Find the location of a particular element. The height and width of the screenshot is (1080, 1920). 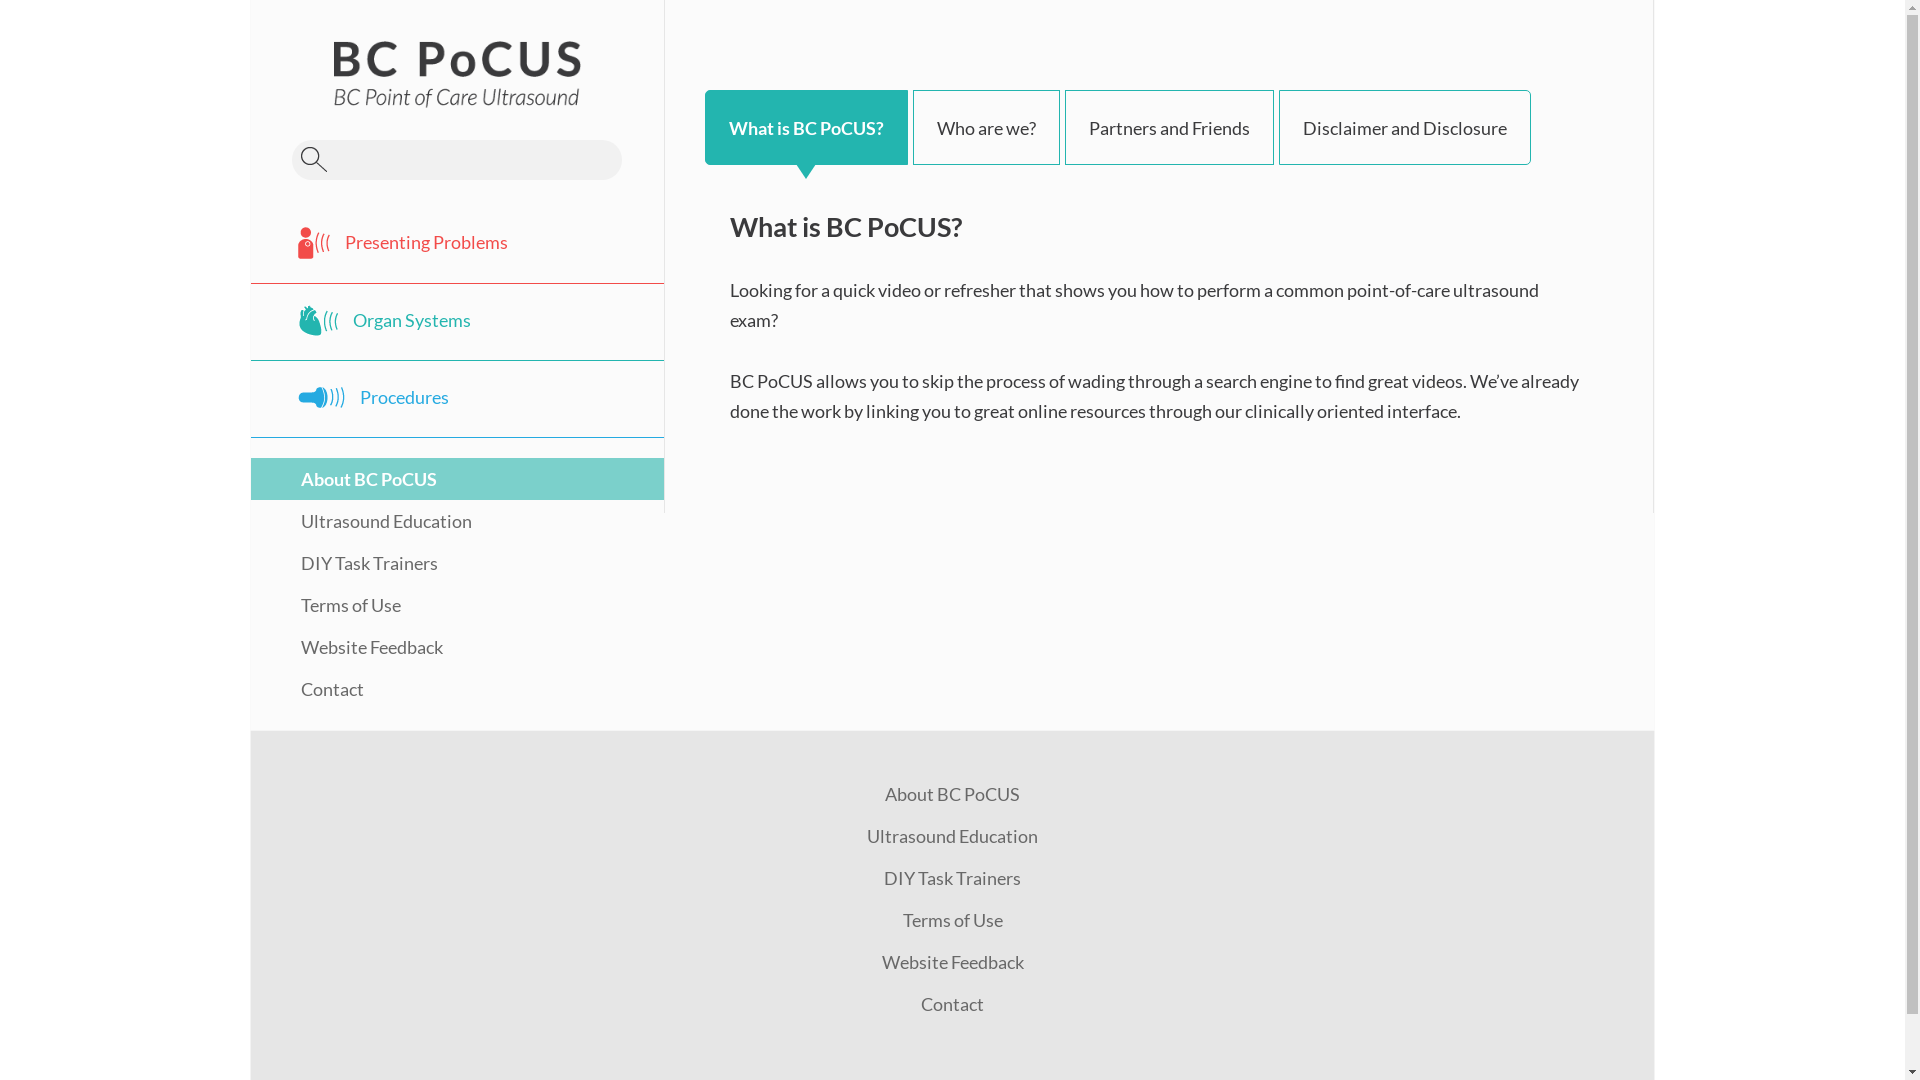

'Disclaimer and Disclosure' is located at coordinates (1404, 127).